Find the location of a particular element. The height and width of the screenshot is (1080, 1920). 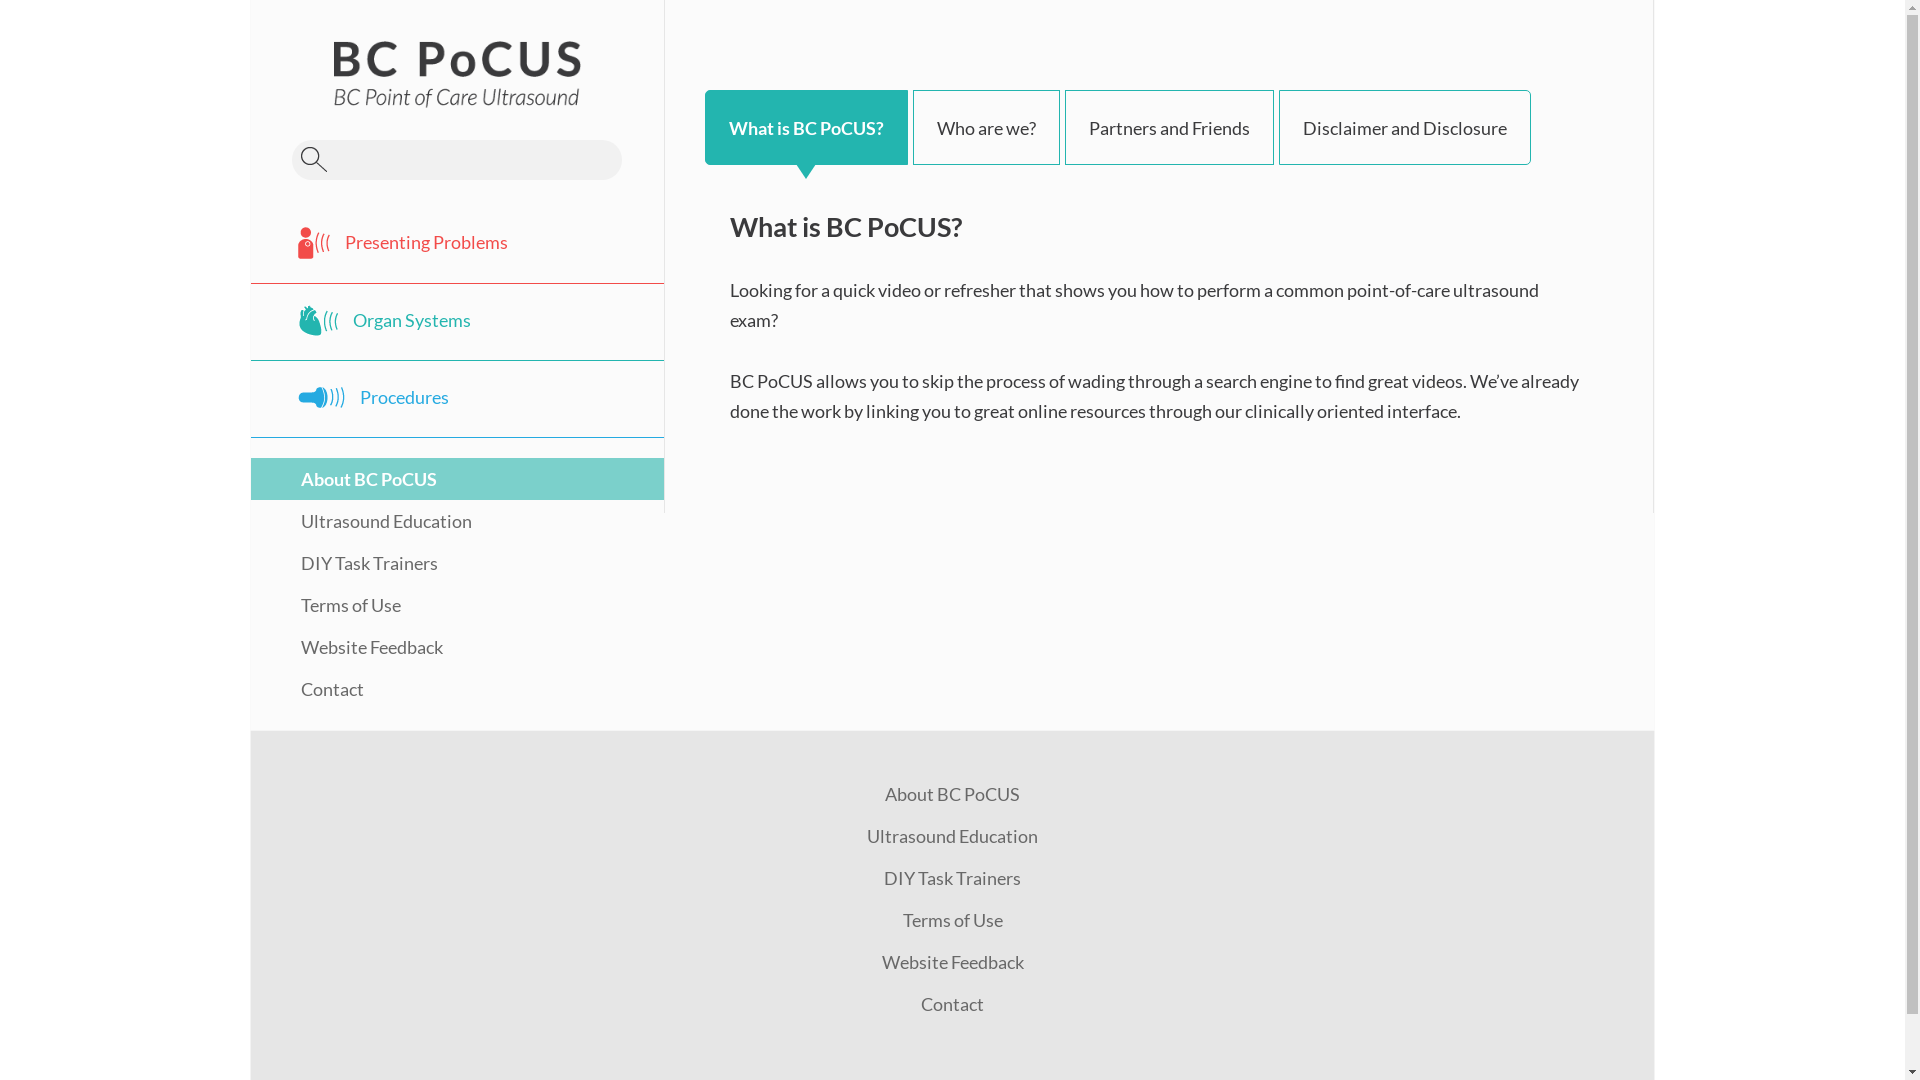

'Disclaimer and Disclosure' is located at coordinates (1404, 127).